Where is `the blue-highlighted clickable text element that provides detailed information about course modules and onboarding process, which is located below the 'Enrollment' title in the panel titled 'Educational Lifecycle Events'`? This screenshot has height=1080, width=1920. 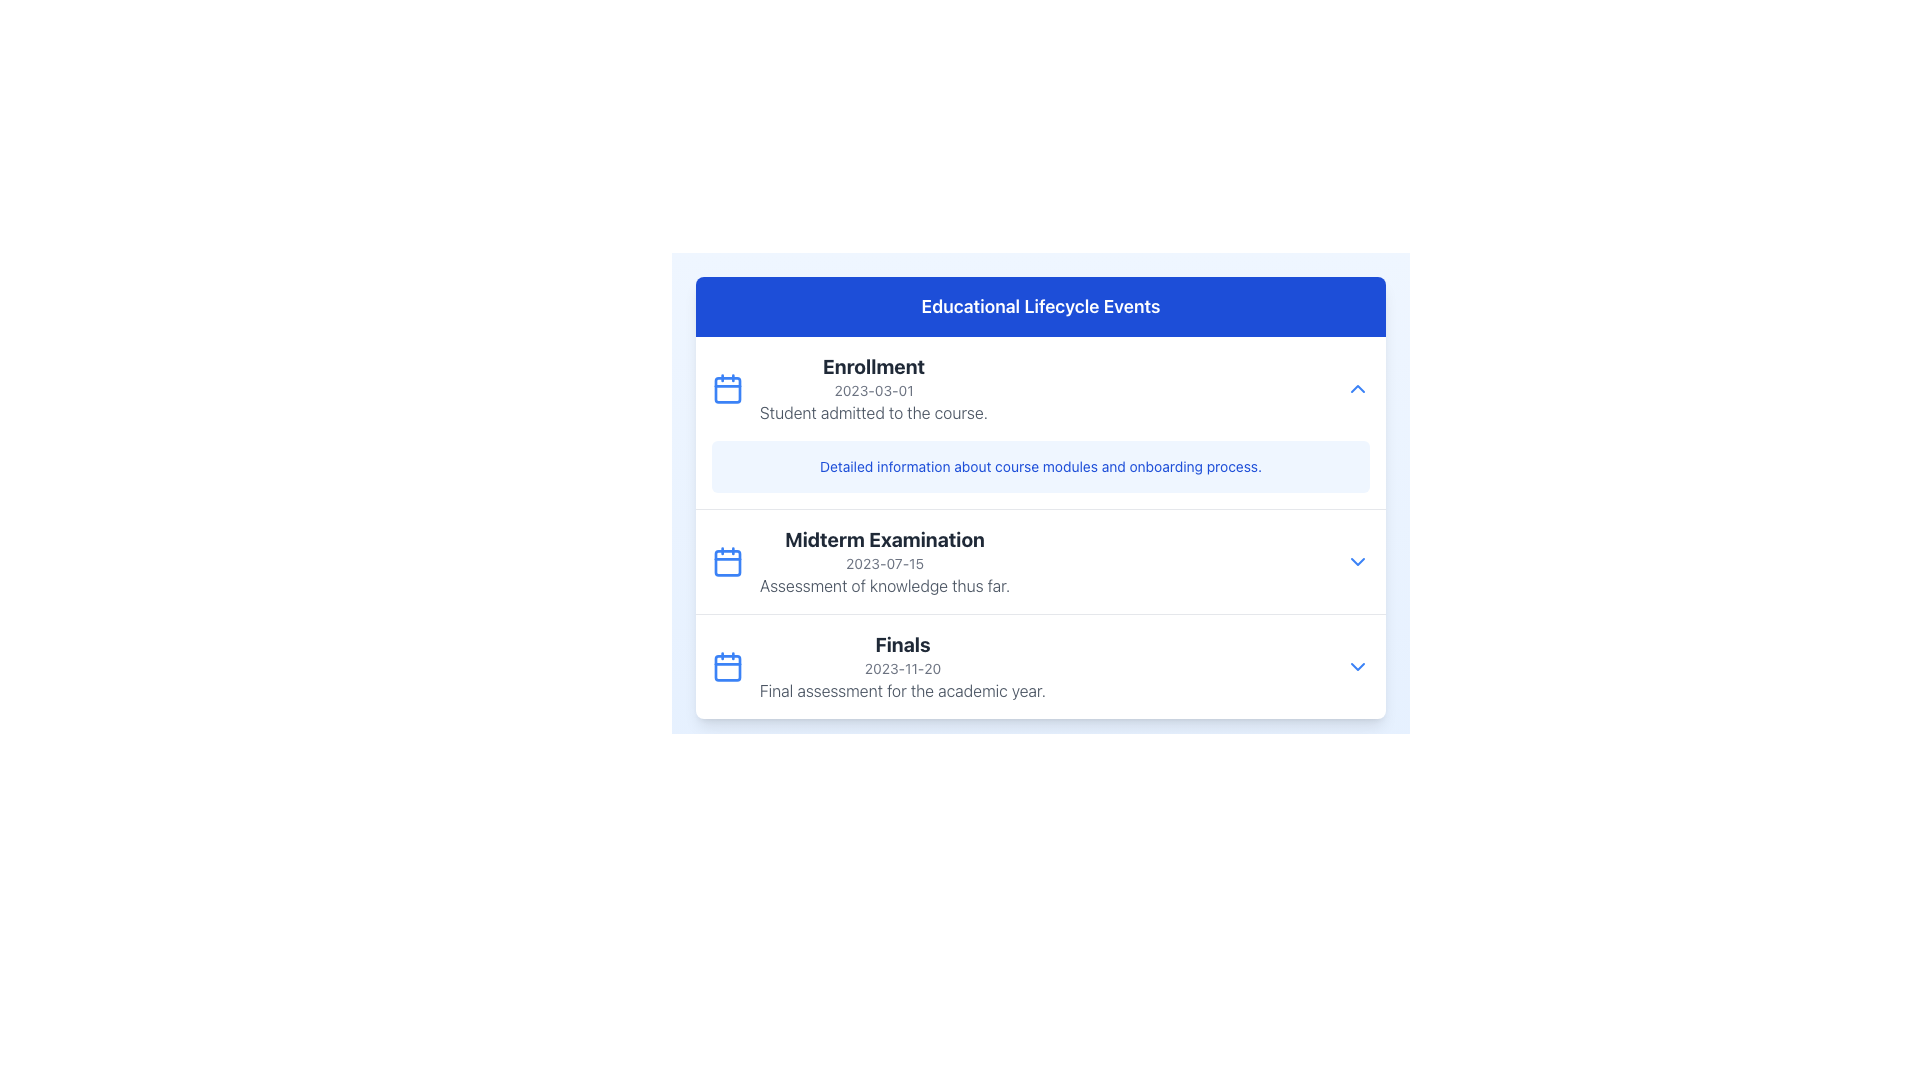 the blue-highlighted clickable text element that provides detailed information about course modules and onboarding process, which is located below the 'Enrollment' title in the panel titled 'Educational Lifecycle Events' is located at coordinates (1040, 481).